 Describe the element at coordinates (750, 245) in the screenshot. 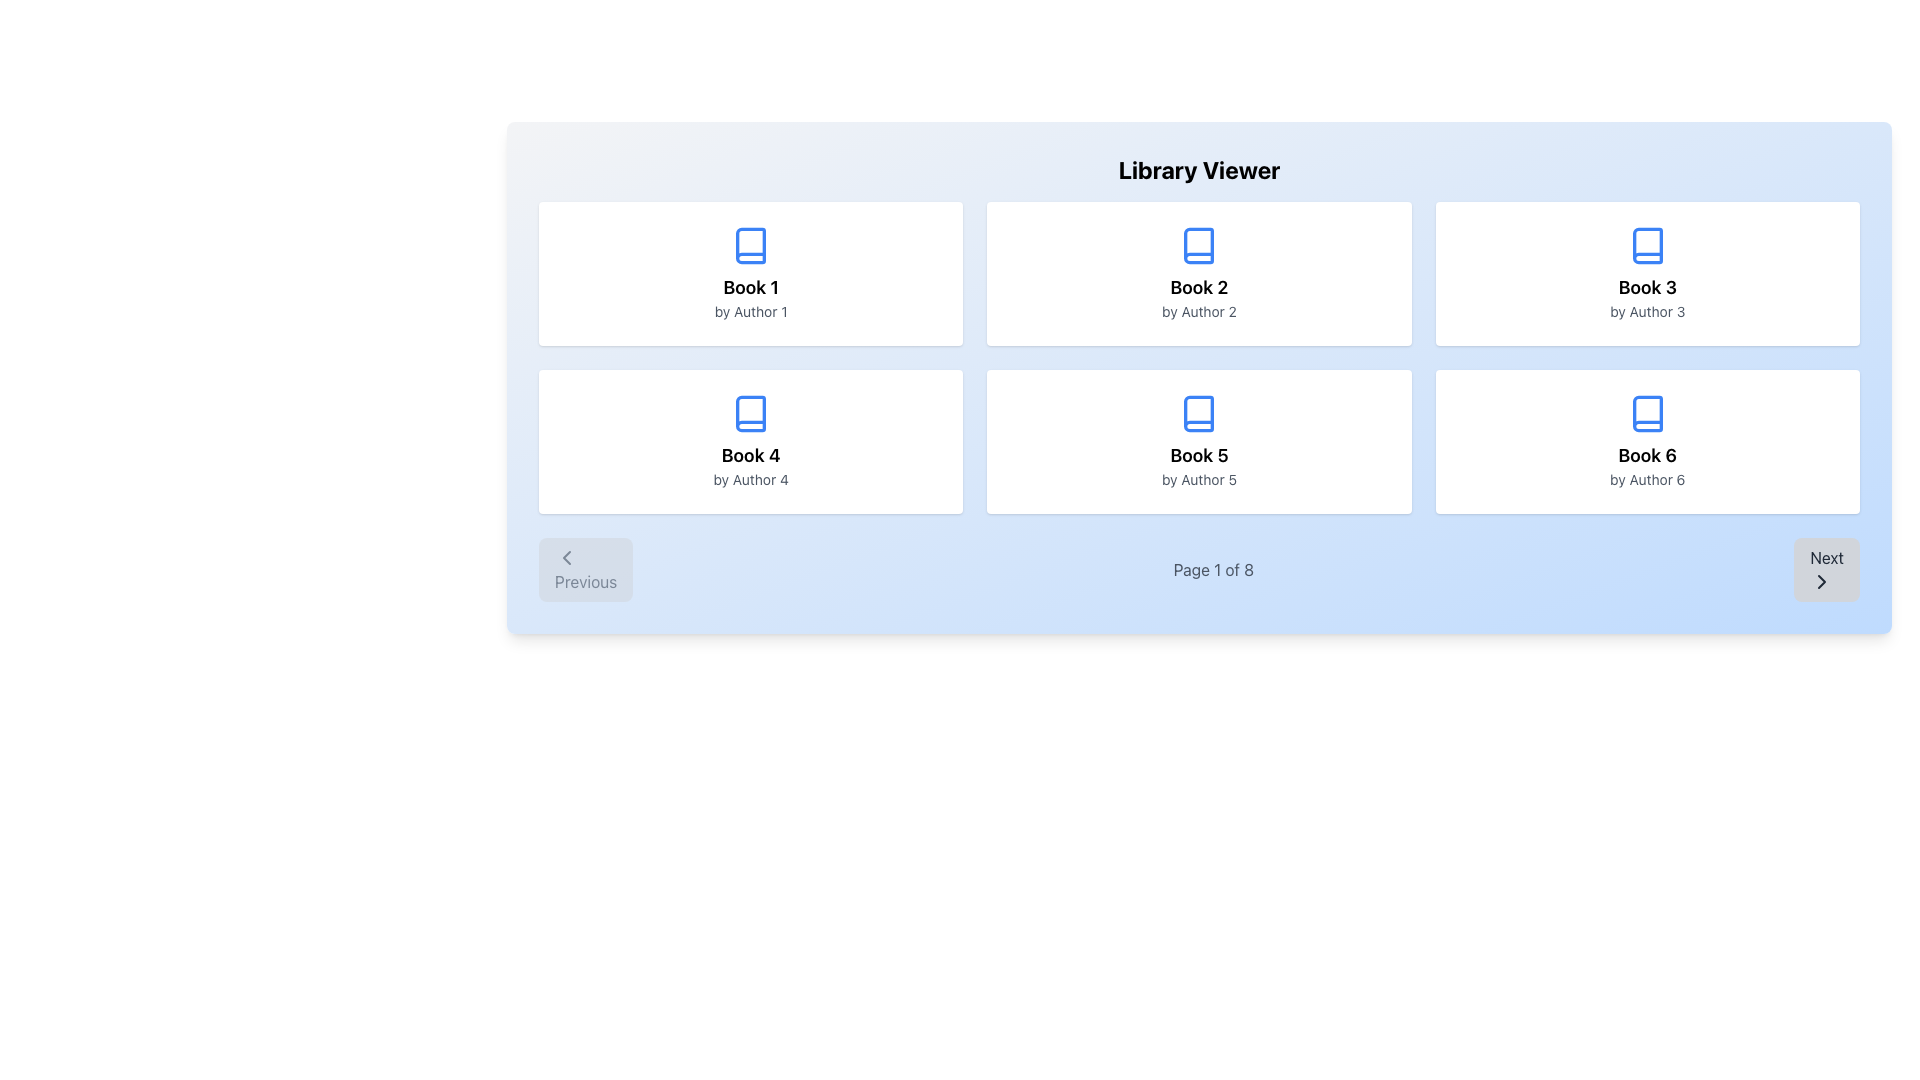

I see `the decorative book icon positioned in the first row and first position of the grid, above the label 'Book 1' and sub-label 'by Author 1'` at that location.